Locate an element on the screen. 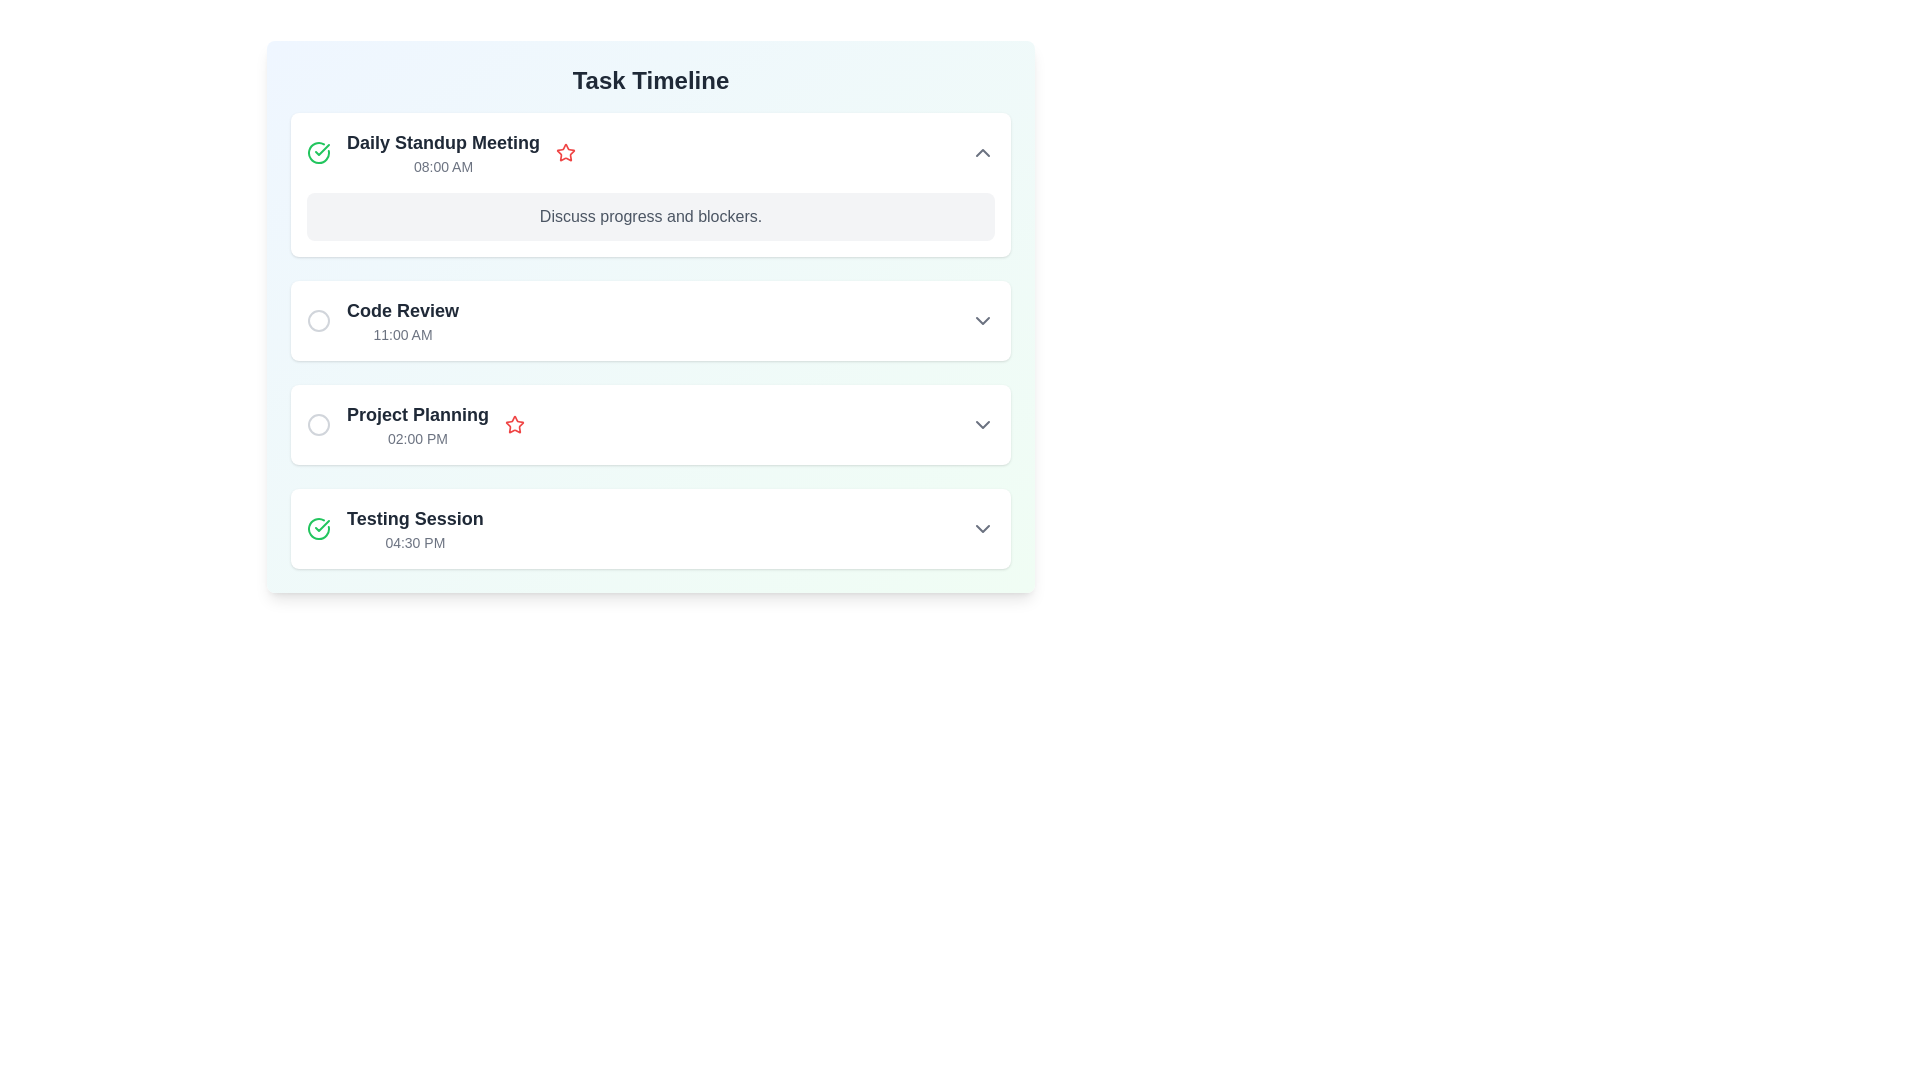 Image resolution: width=1920 pixels, height=1080 pixels. the rightmost button in the 'Project Planning 02:00 PM' row is located at coordinates (983, 423).